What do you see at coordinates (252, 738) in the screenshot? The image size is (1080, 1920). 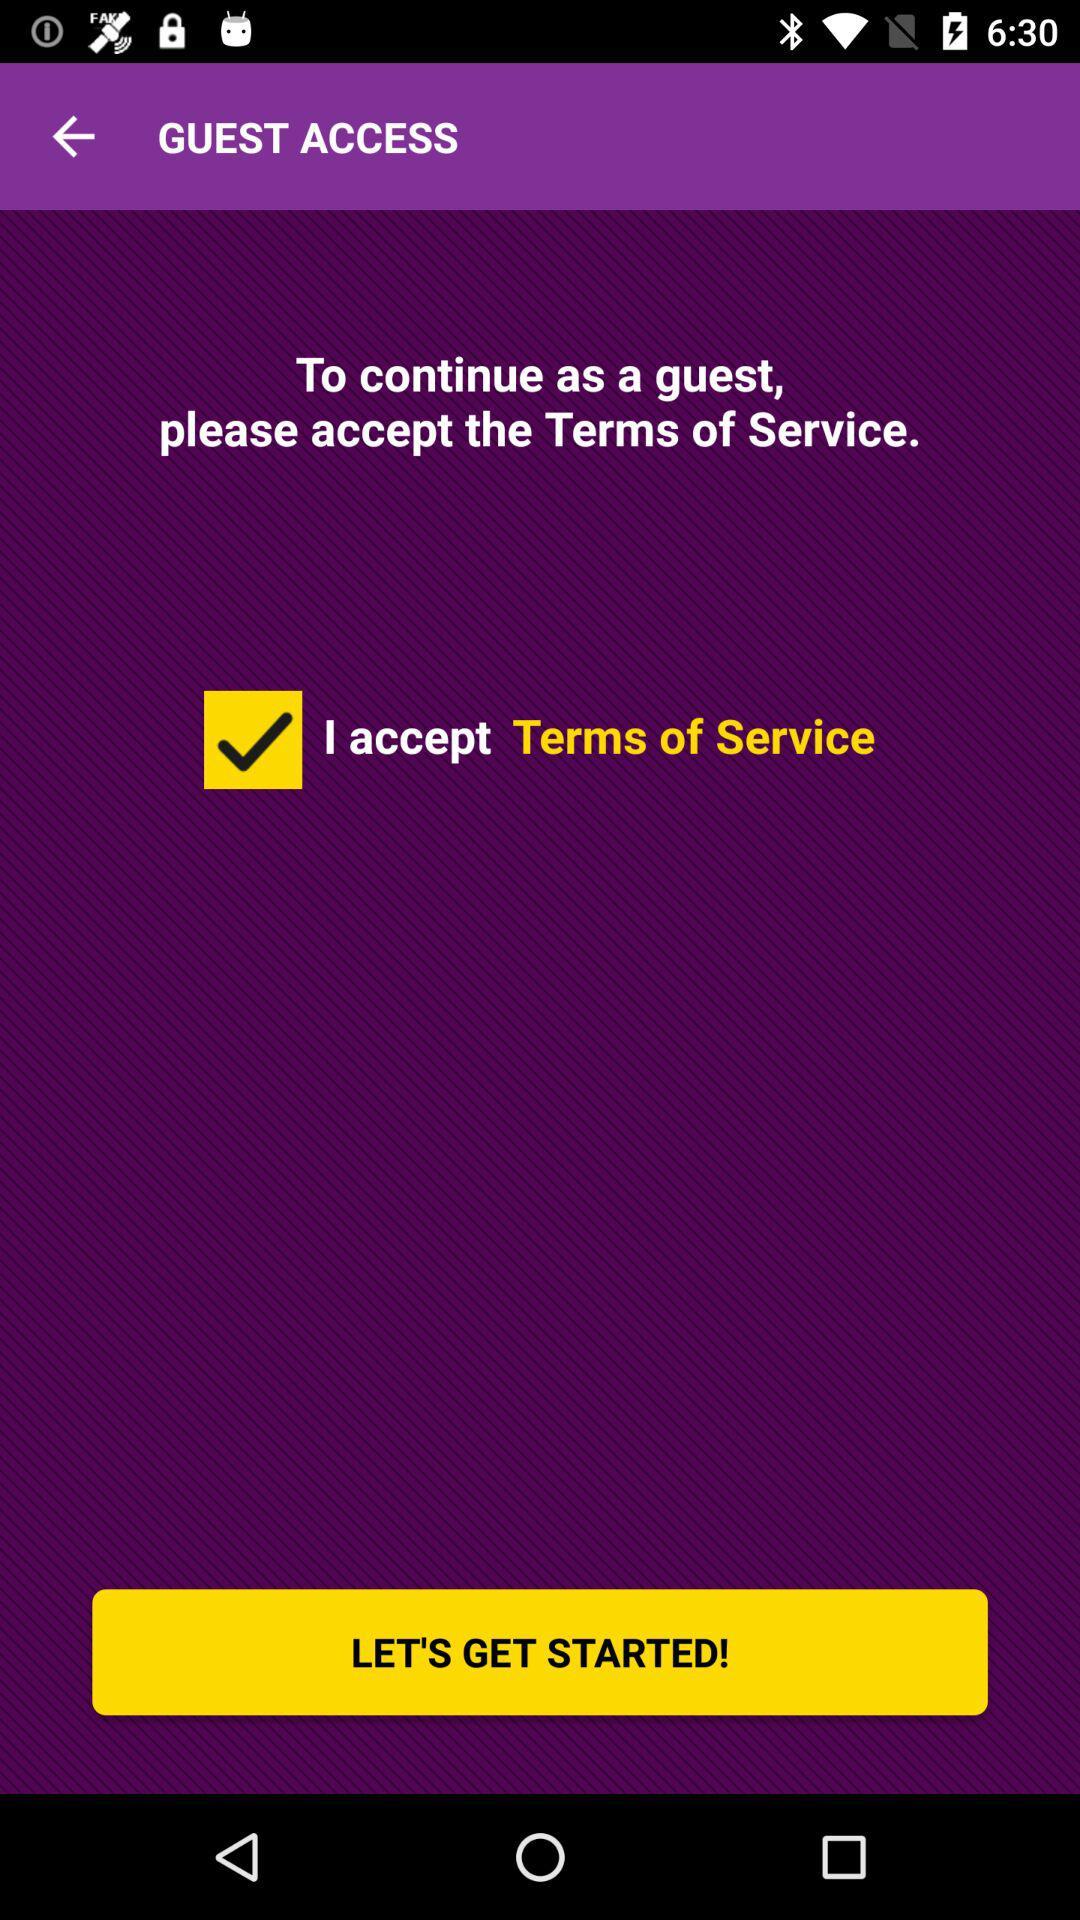 I see `you are accepting the terms of service or not choose which` at bounding box center [252, 738].